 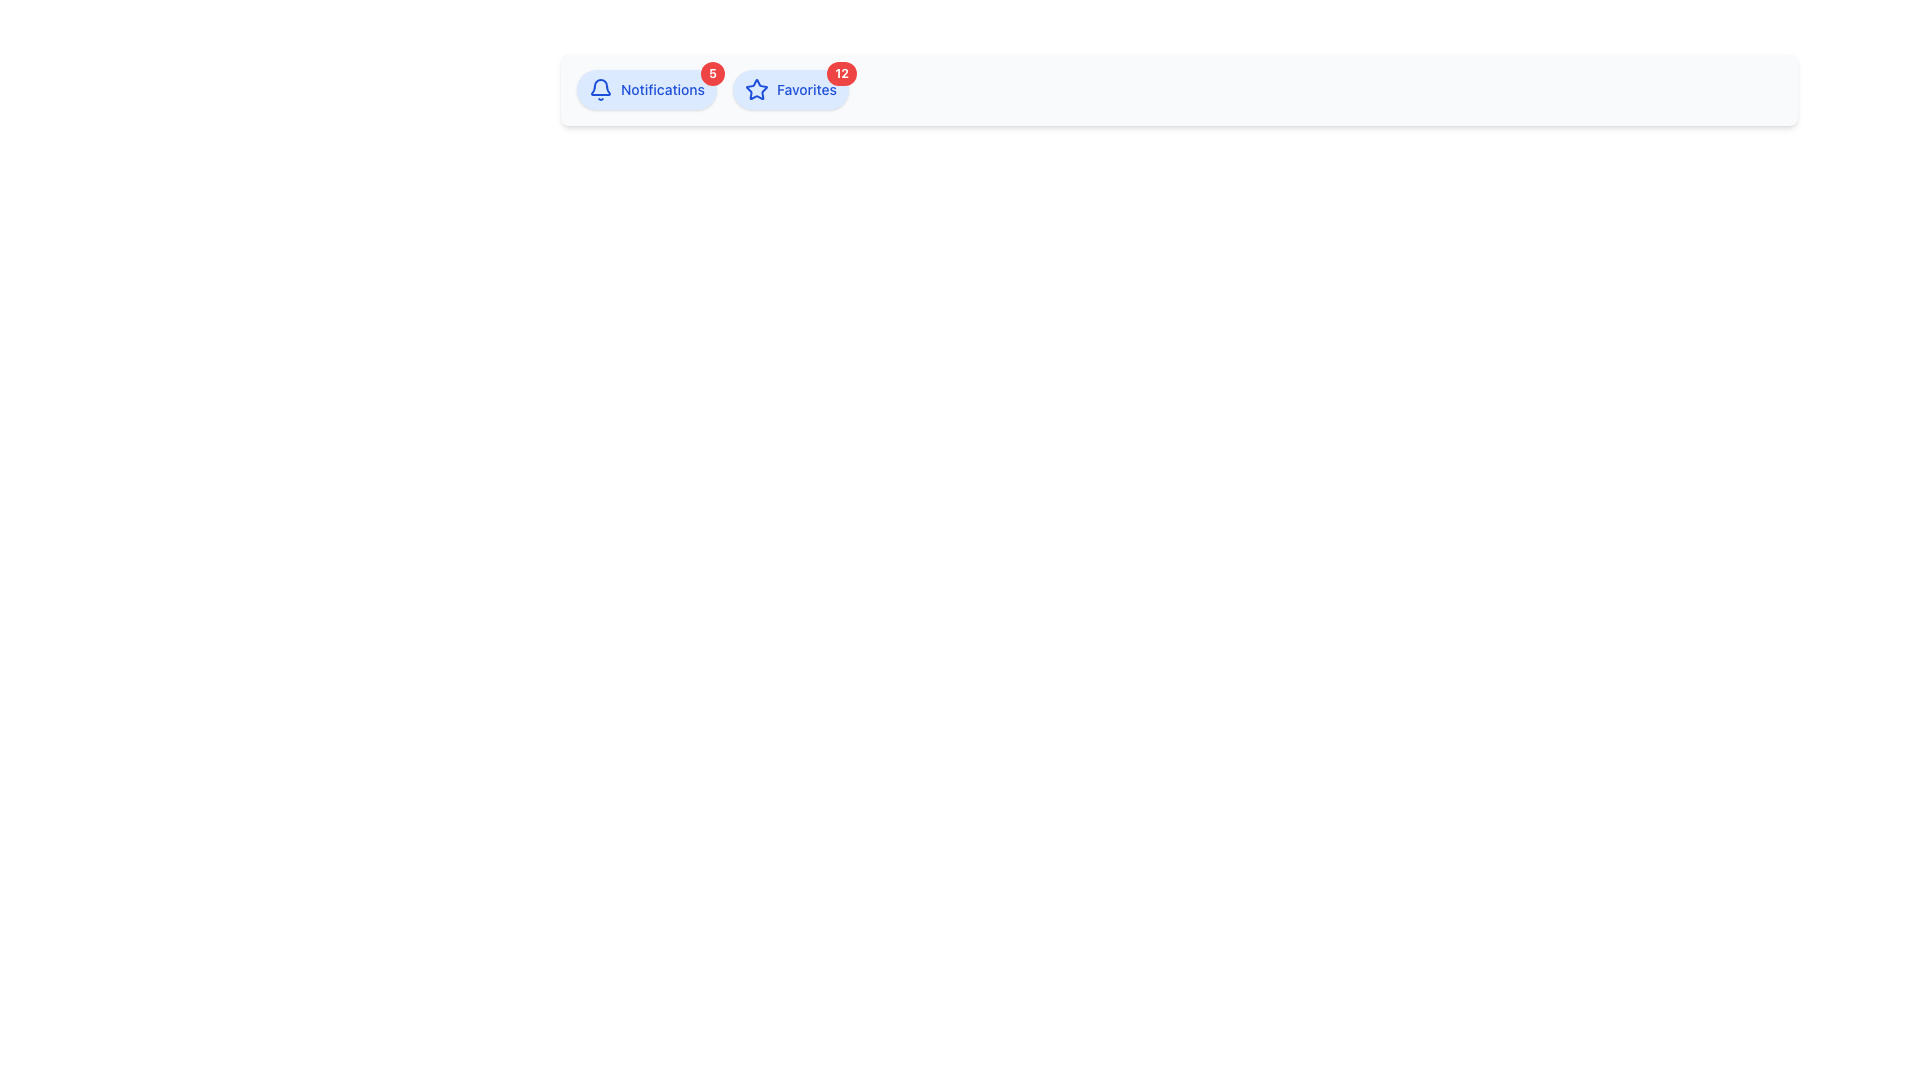 What do you see at coordinates (790, 88) in the screenshot?
I see `the 'Favorites' button, which is the second button in a horizontal row` at bounding box center [790, 88].